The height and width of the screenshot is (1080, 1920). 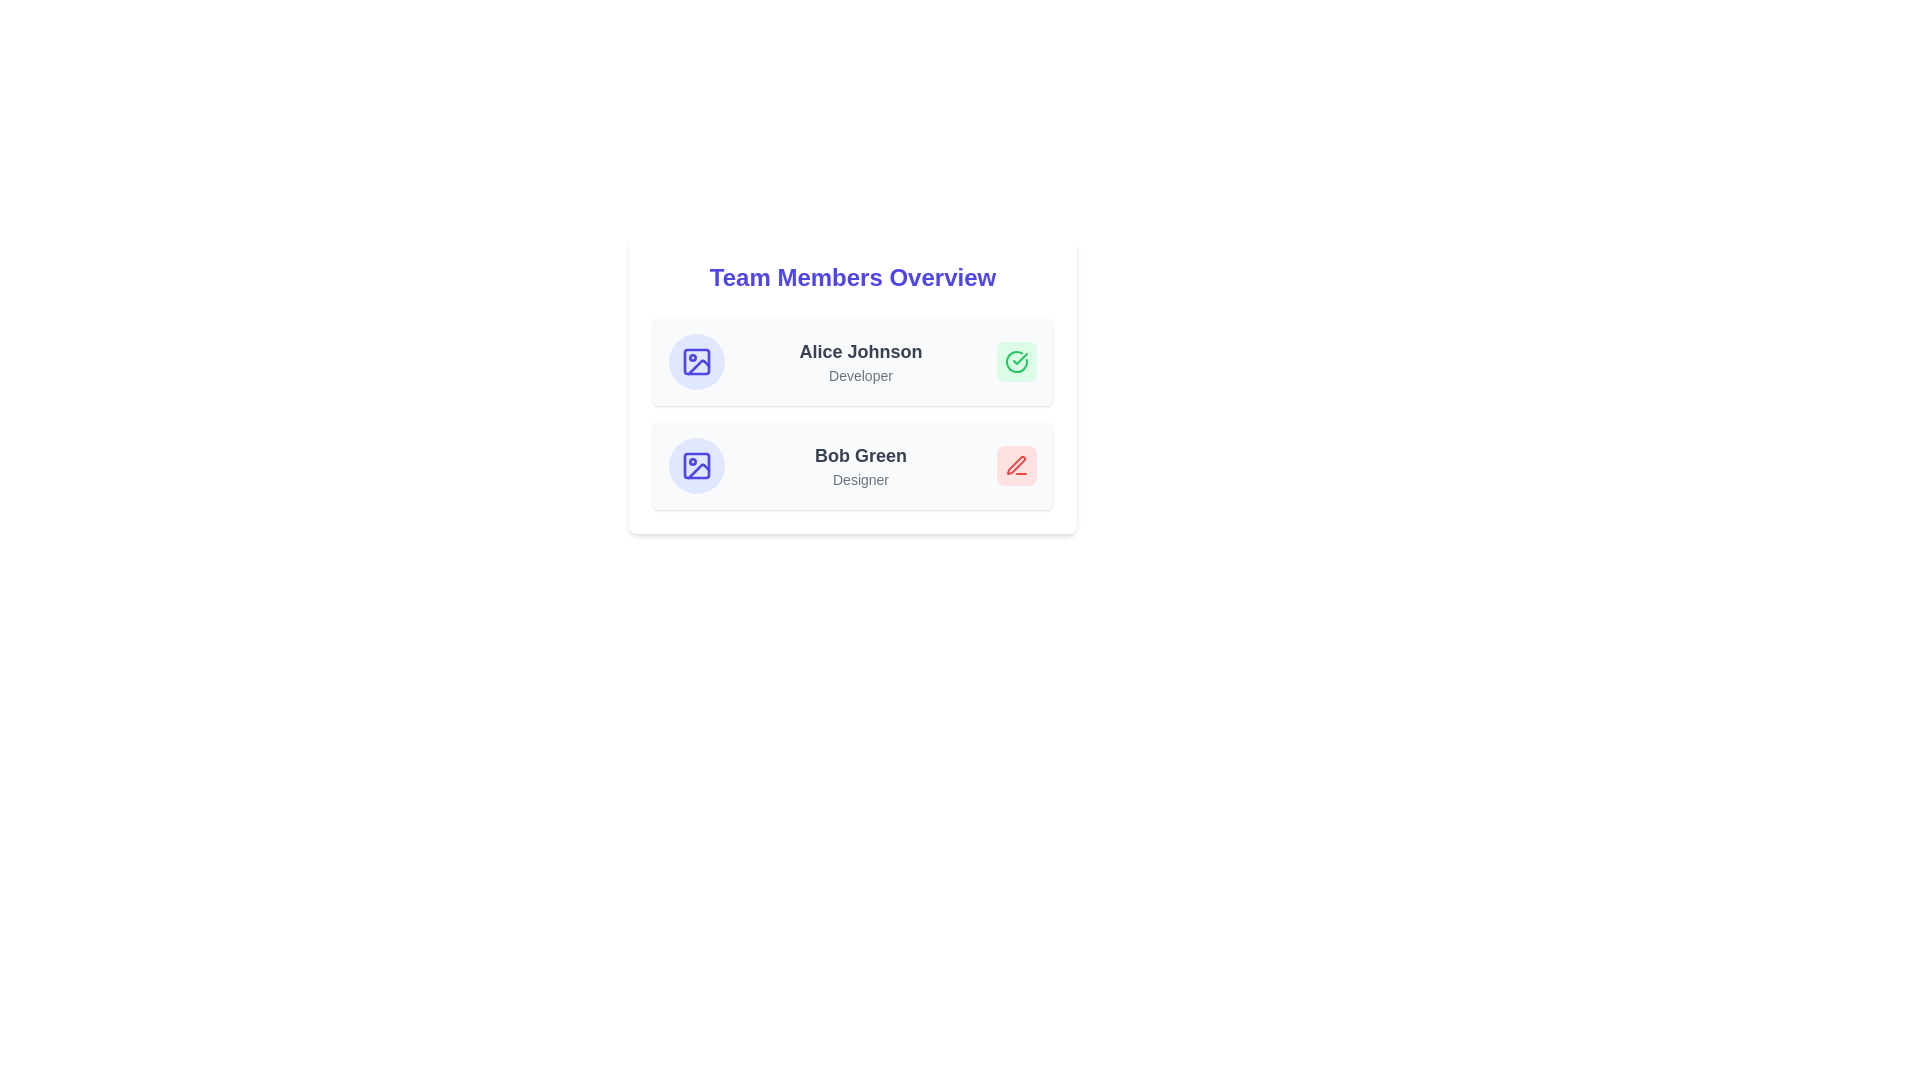 What do you see at coordinates (696, 466) in the screenshot?
I see `the profile picture placeholder for Bob Green to upload or change the profile picture` at bounding box center [696, 466].